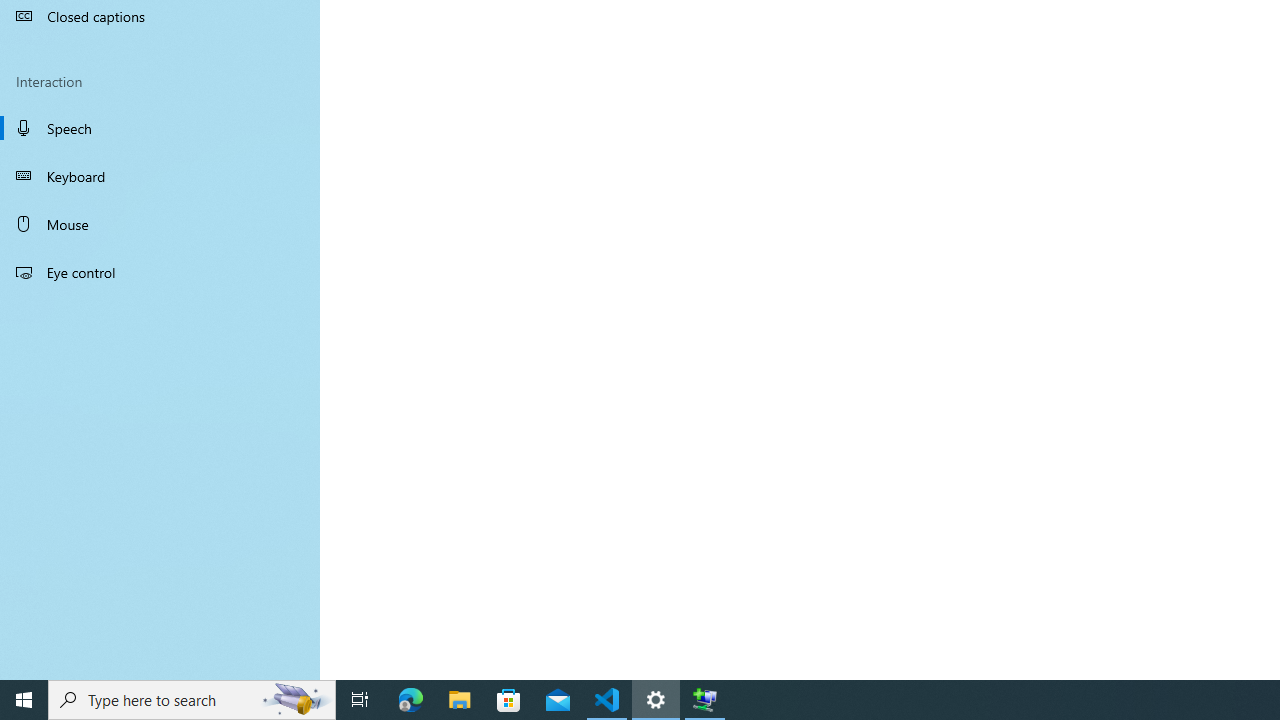 This screenshot has height=720, width=1280. What do you see at coordinates (160, 271) in the screenshot?
I see `'Eye control'` at bounding box center [160, 271].